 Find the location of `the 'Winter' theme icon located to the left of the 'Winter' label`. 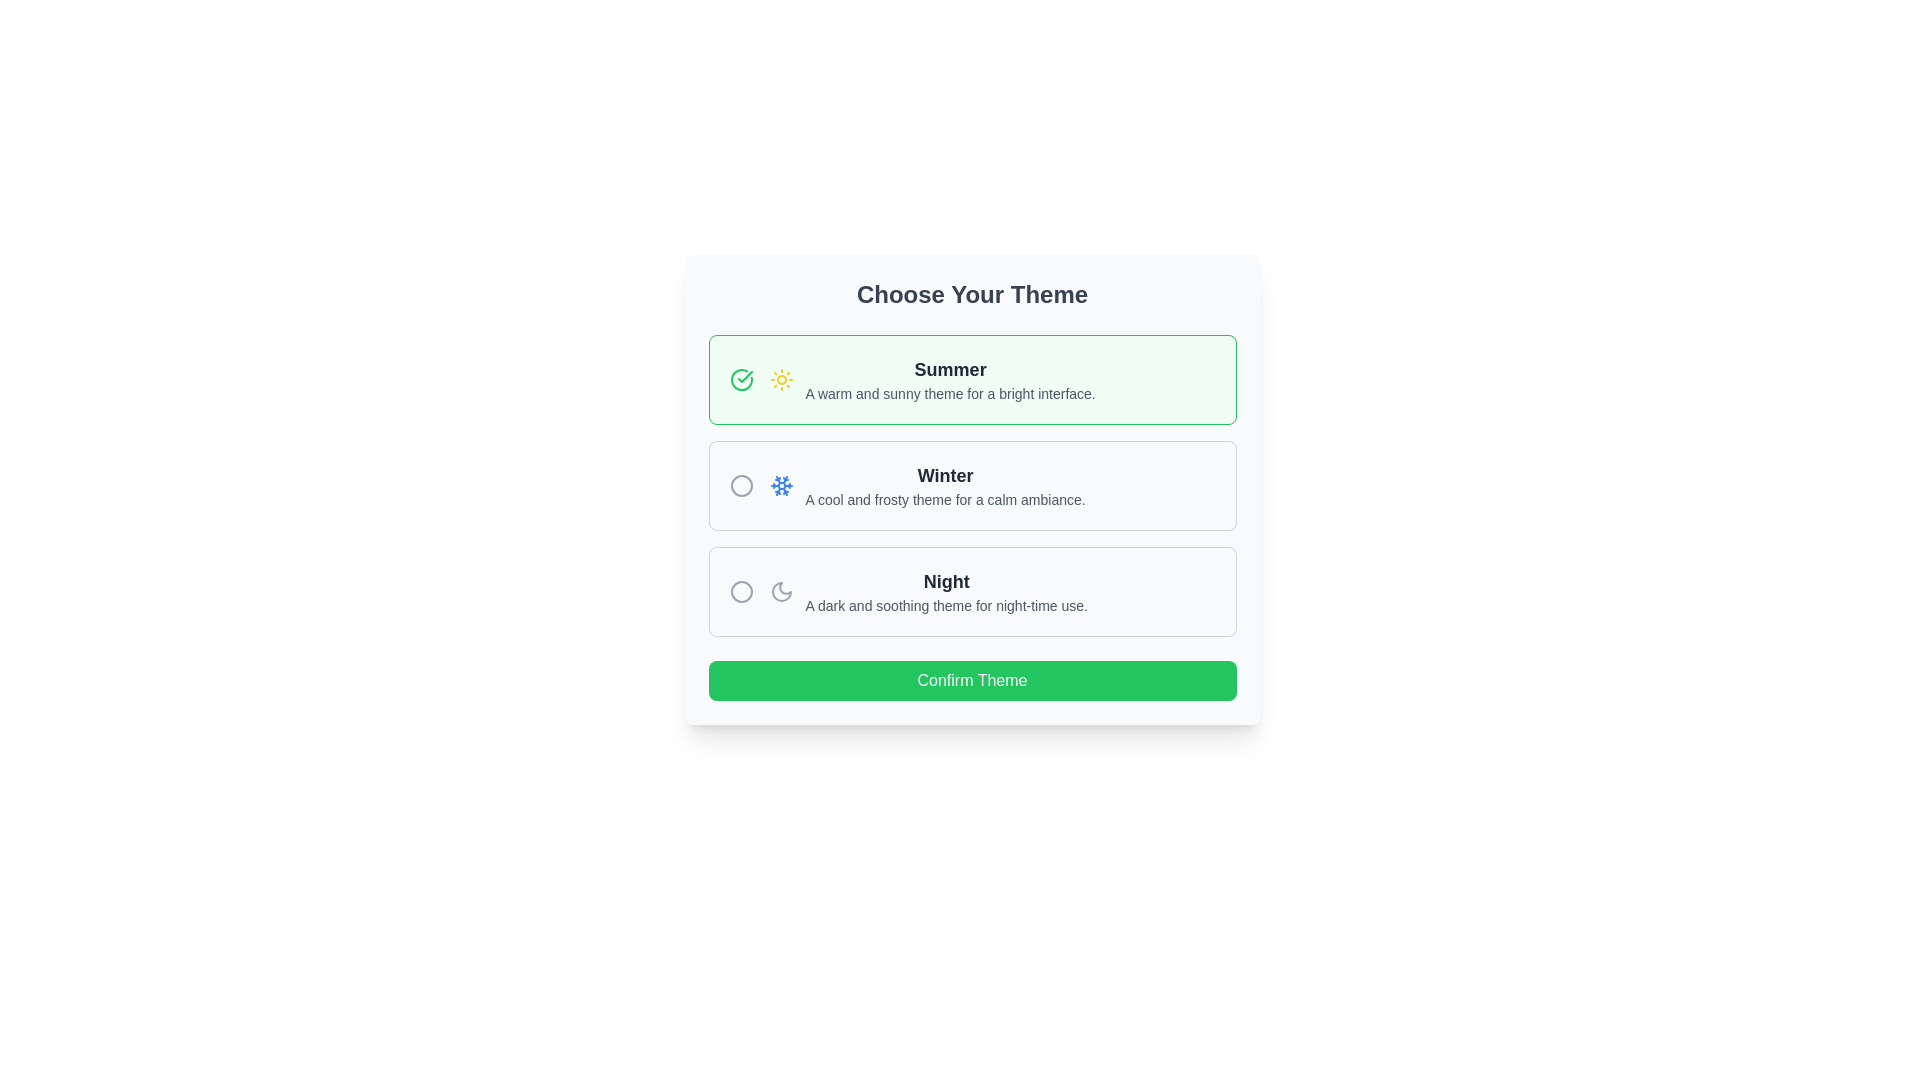

the 'Winter' theme icon located to the left of the 'Winter' label is located at coordinates (780, 486).